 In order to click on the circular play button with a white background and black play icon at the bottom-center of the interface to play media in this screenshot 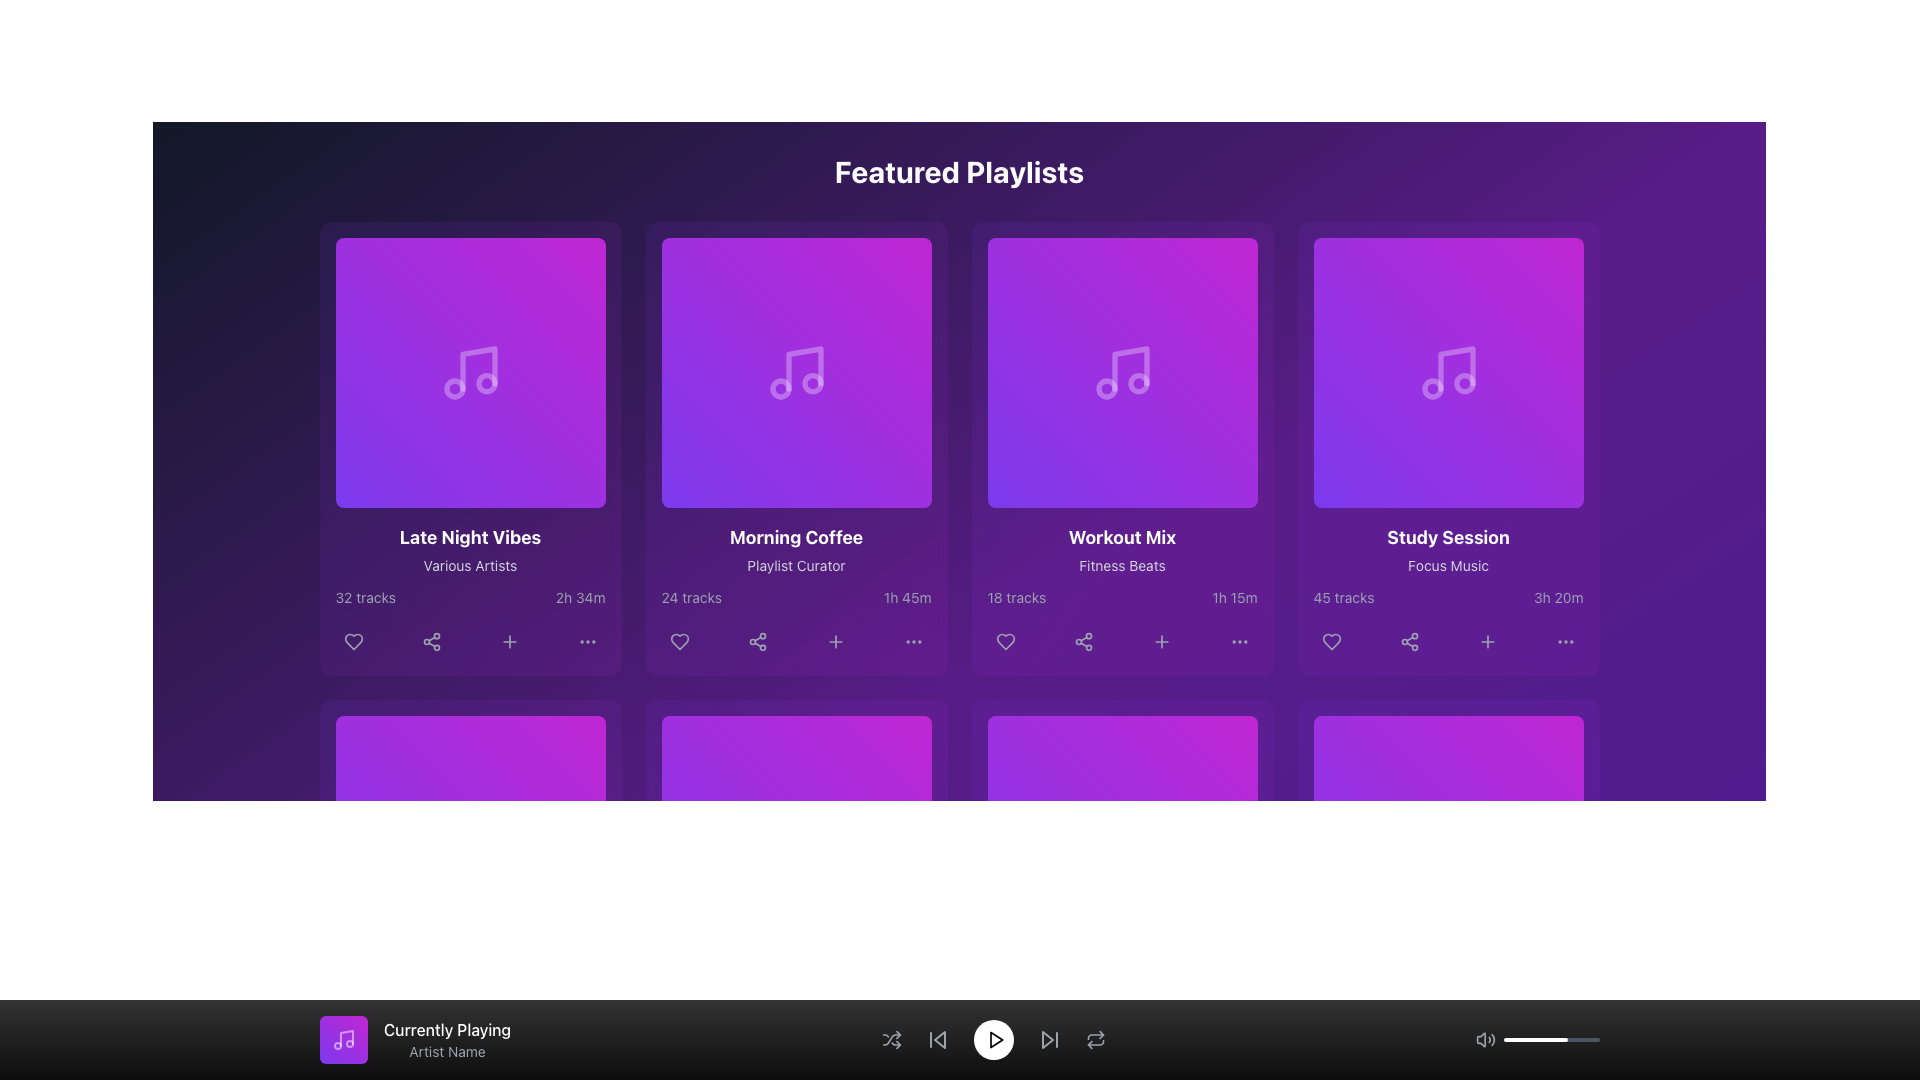, I will do `click(993, 1039)`.